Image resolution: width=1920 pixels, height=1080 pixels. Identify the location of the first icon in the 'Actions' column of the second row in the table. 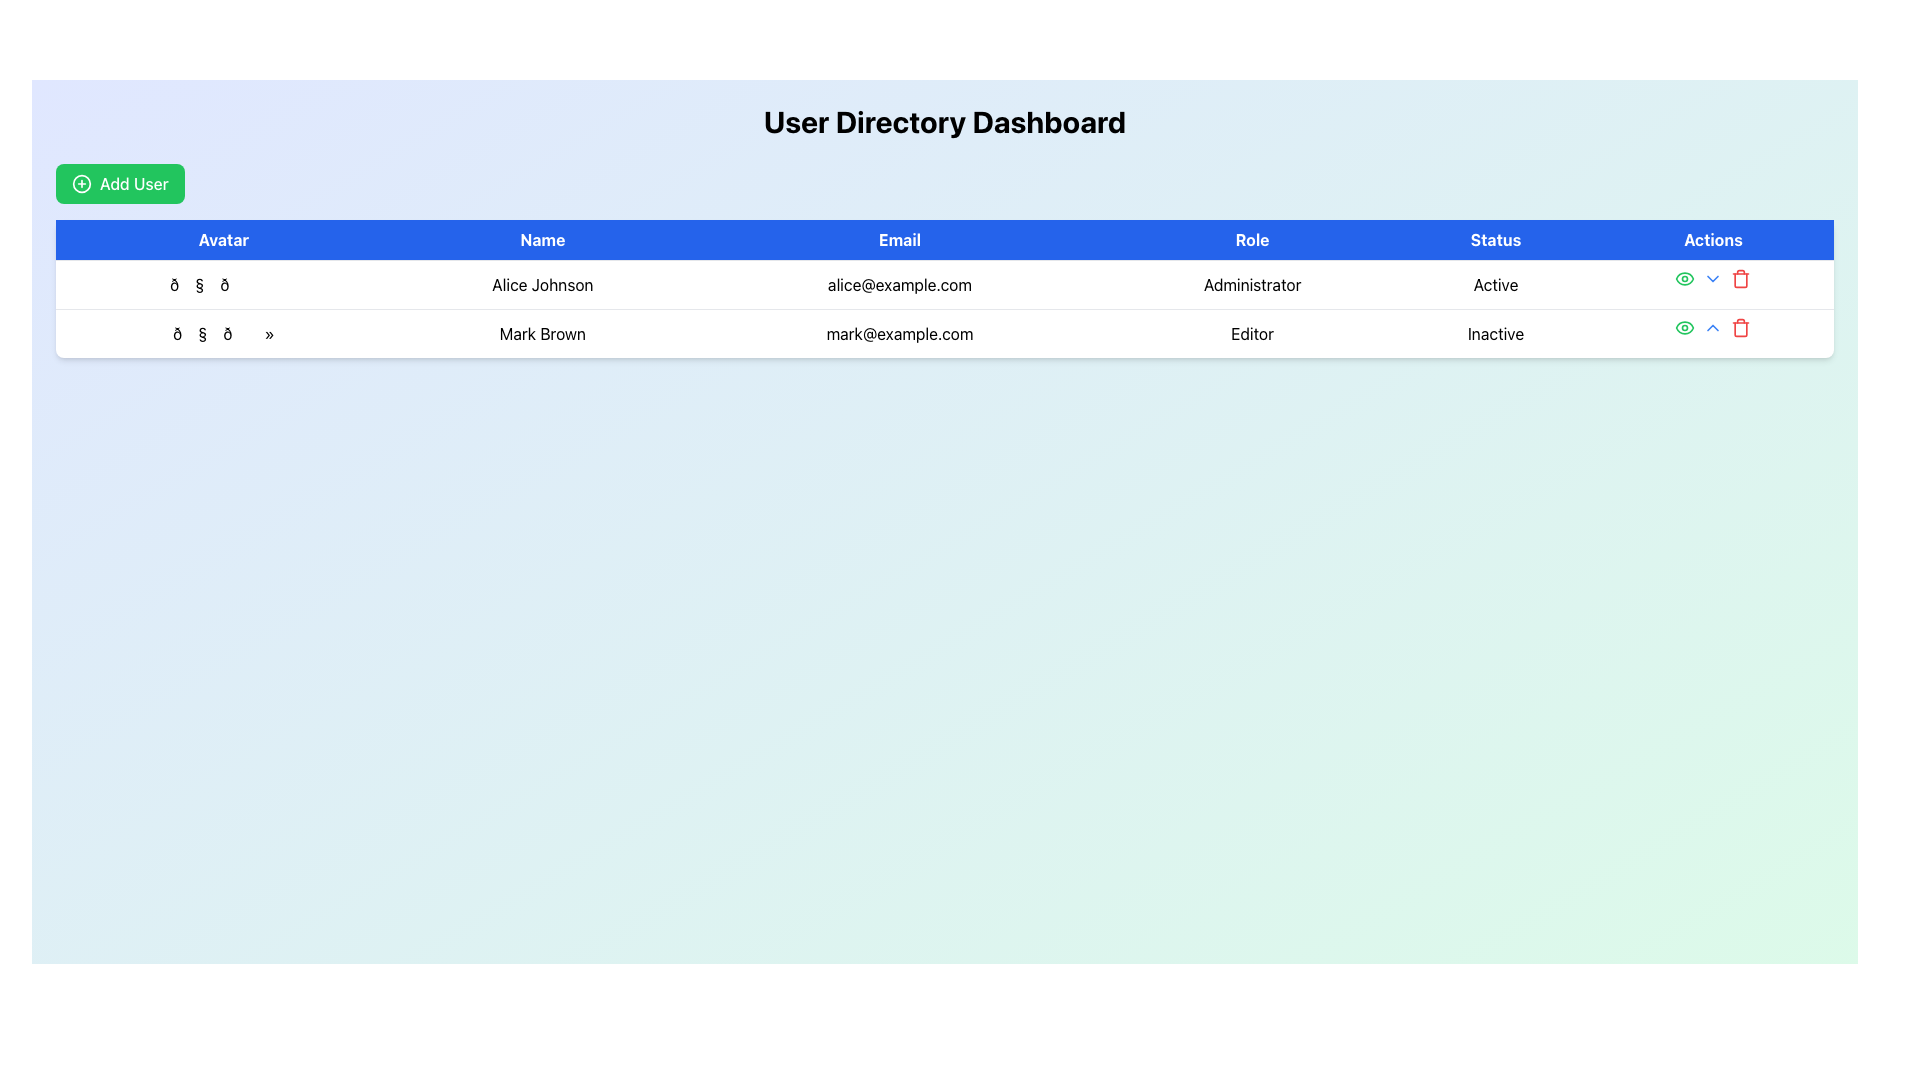
(1684, 326).